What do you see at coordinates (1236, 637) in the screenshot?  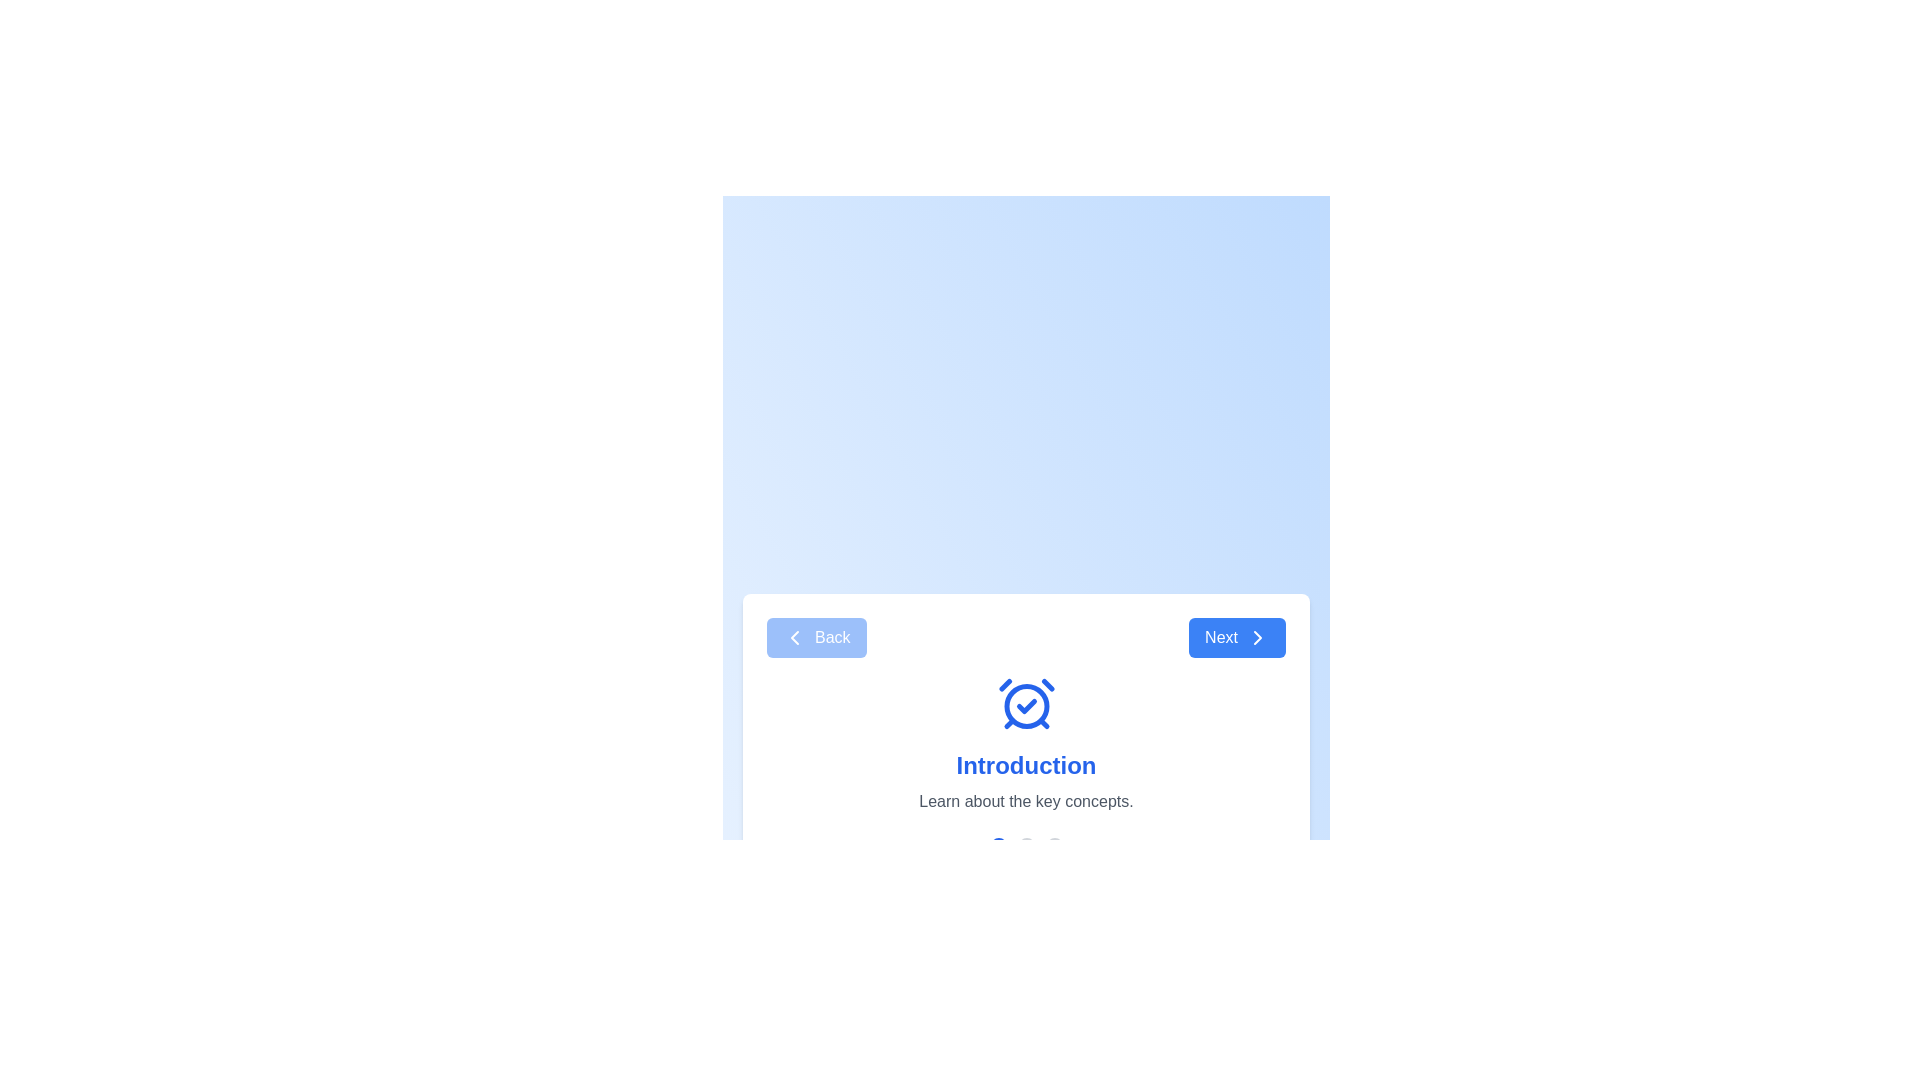 I see `the 'Next' button to navigate to the next step or finalize` at bounding box center [1236, 637].